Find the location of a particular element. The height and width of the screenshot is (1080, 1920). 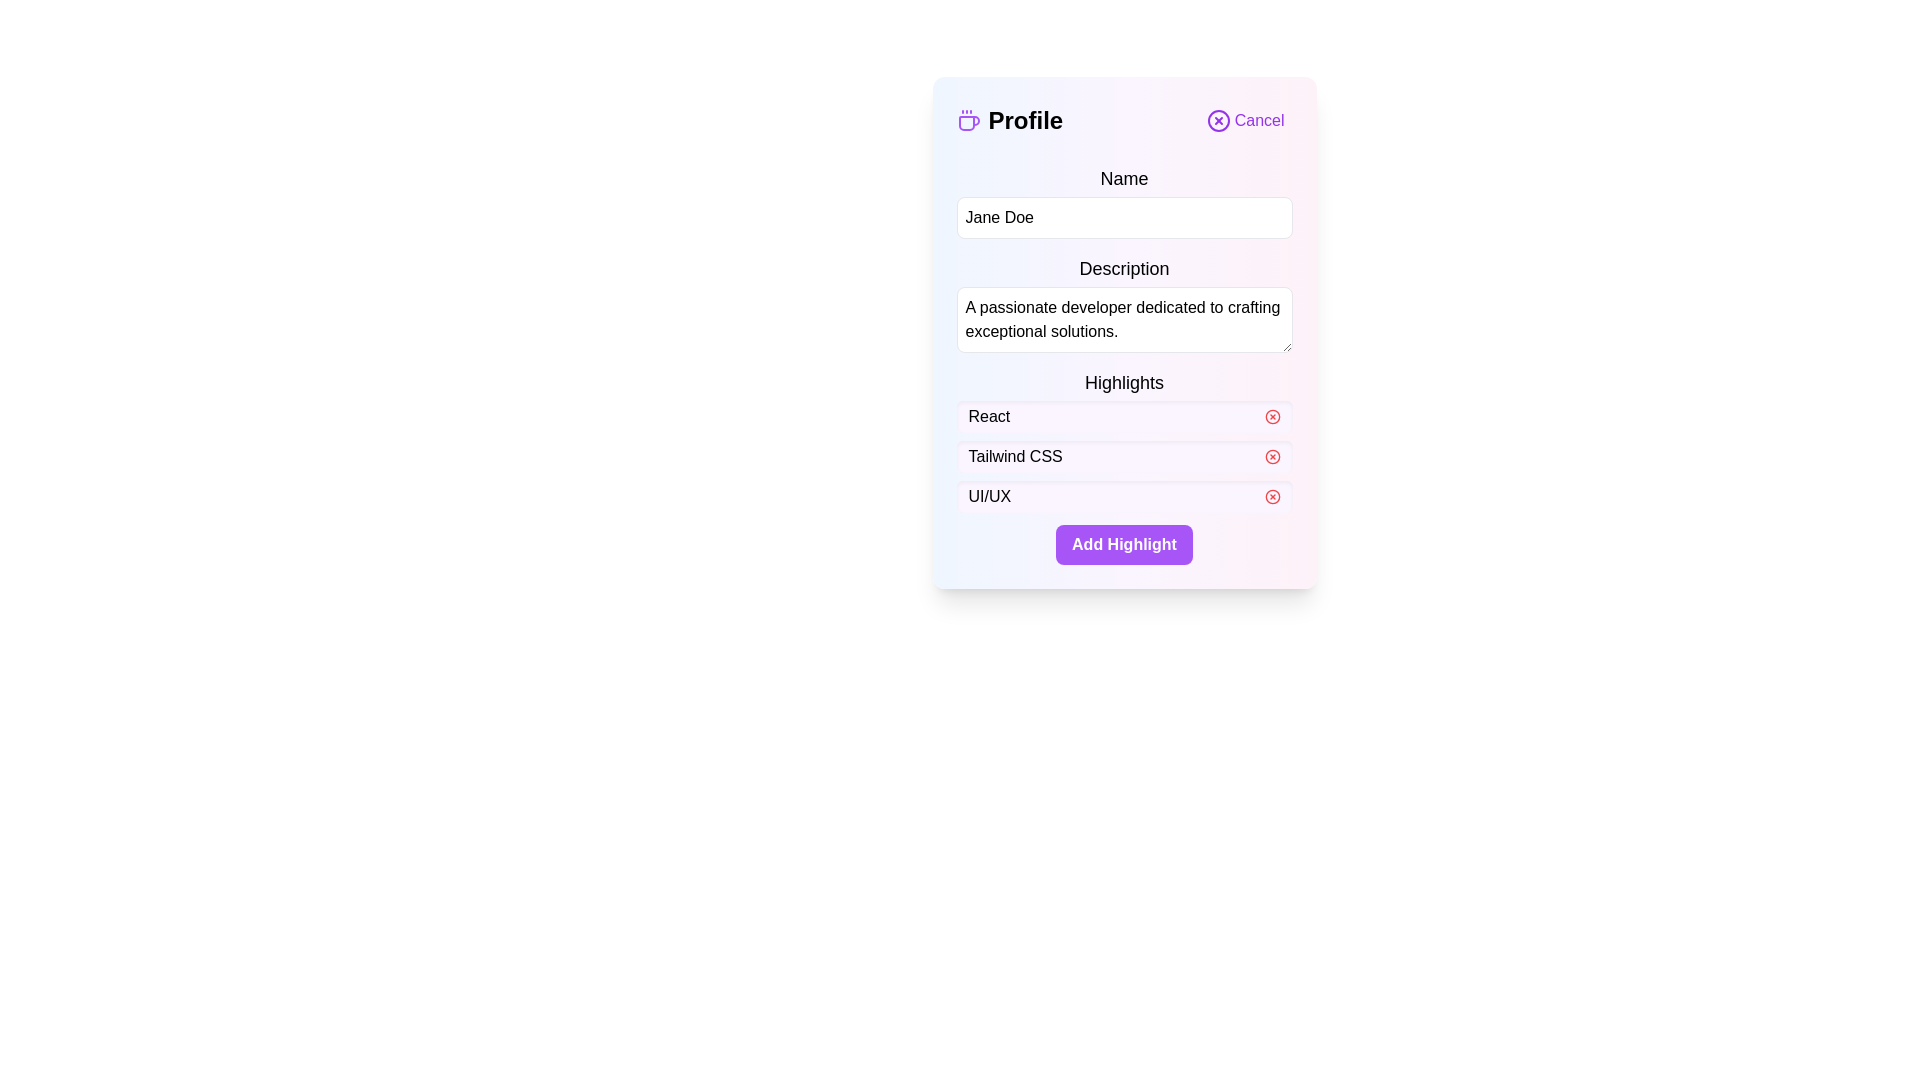

the text input field located below the 'Name' field and above the 'Highlights' section is located at coordinates (1124, 304).